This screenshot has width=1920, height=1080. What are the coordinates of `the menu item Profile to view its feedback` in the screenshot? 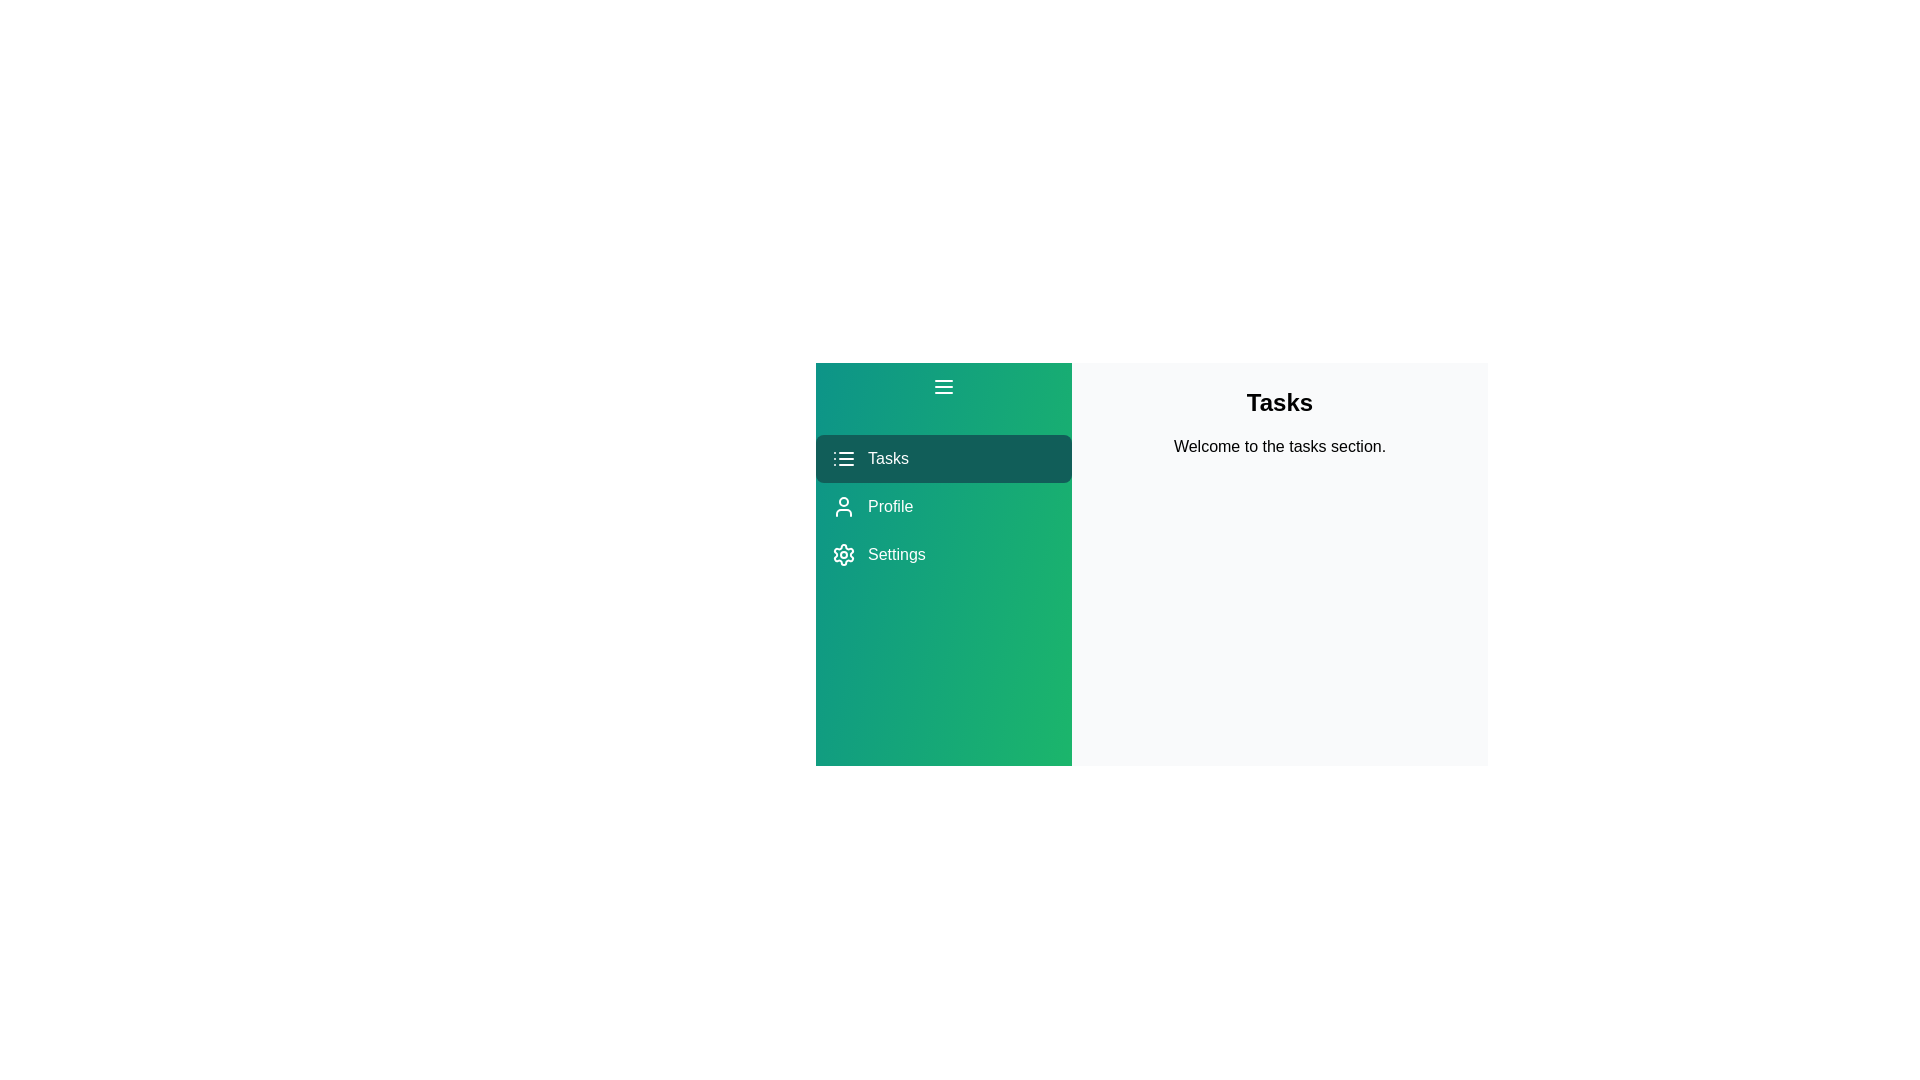 It's located at (943, 505).